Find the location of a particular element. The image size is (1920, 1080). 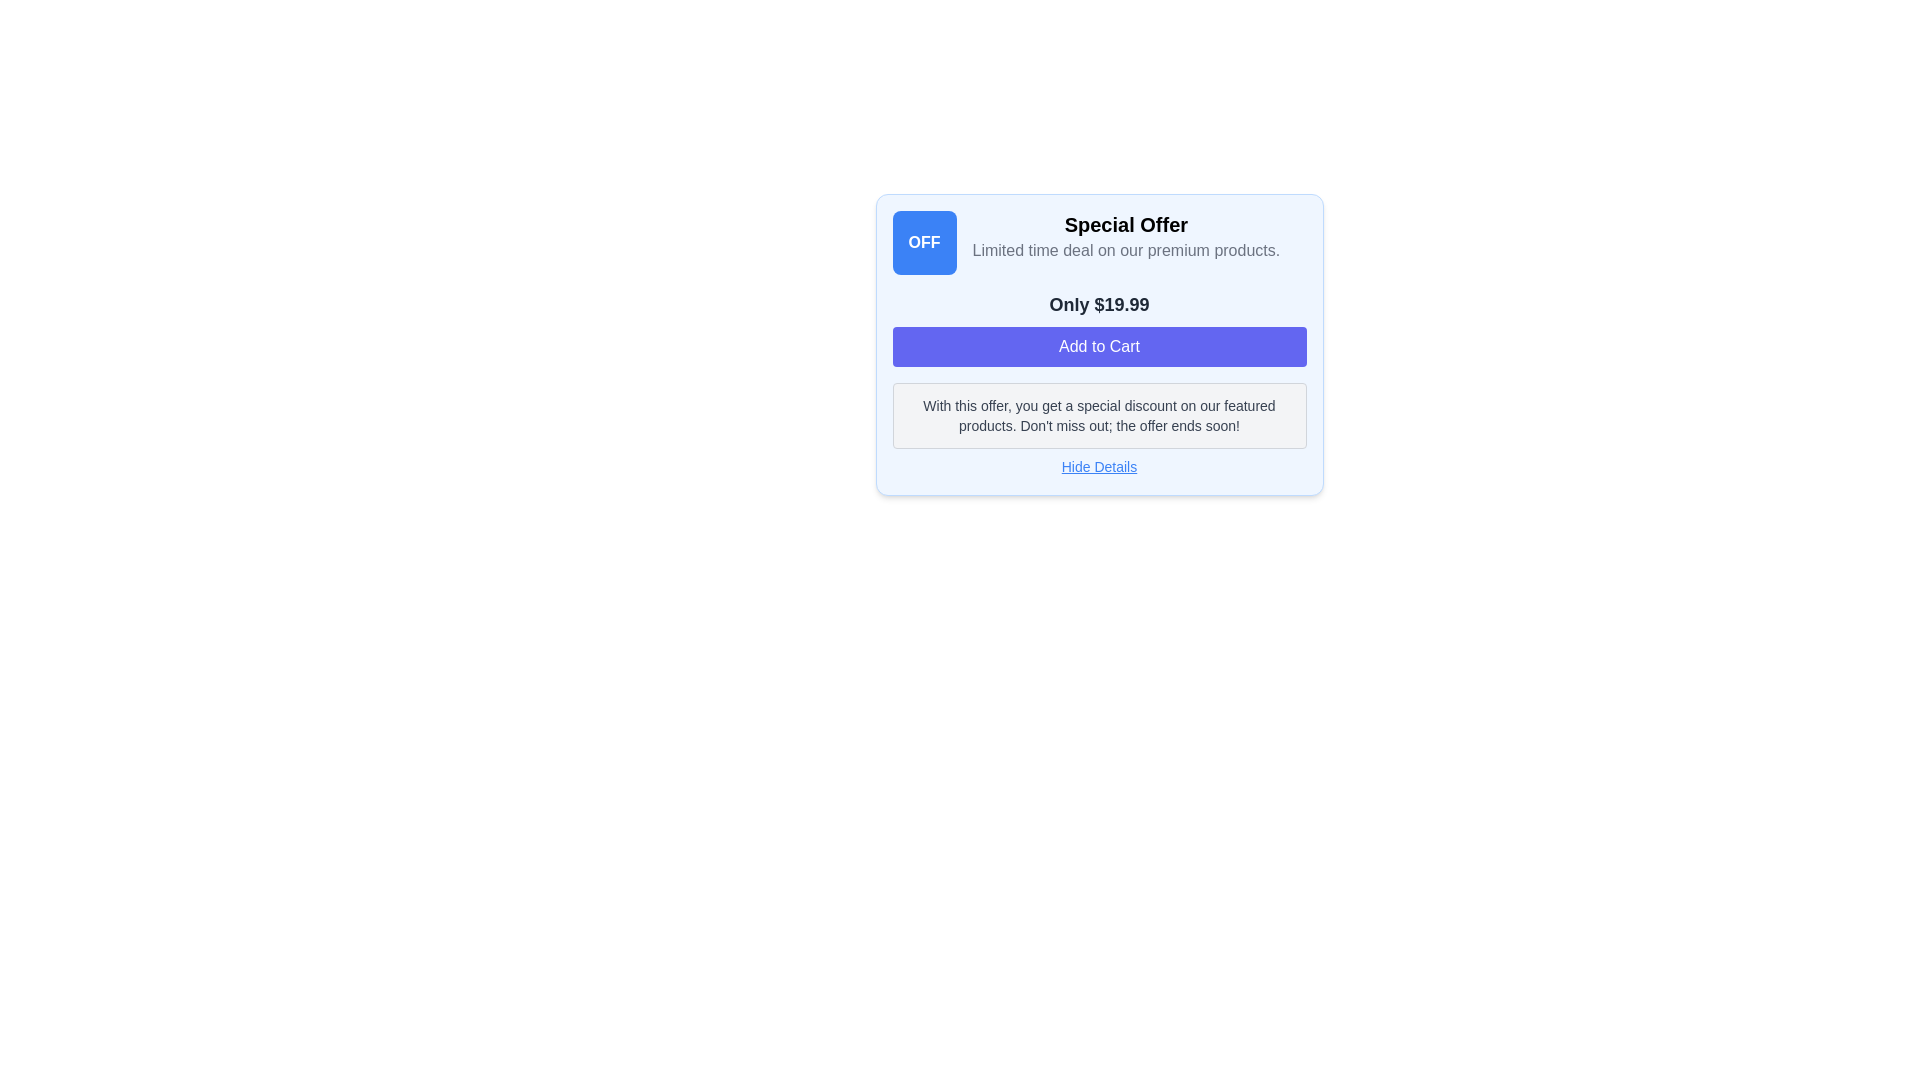

the 'Add to Cart' button located below the price display of '$19.99', which is styled in bold gray text is located at coordinates (1098, 327).